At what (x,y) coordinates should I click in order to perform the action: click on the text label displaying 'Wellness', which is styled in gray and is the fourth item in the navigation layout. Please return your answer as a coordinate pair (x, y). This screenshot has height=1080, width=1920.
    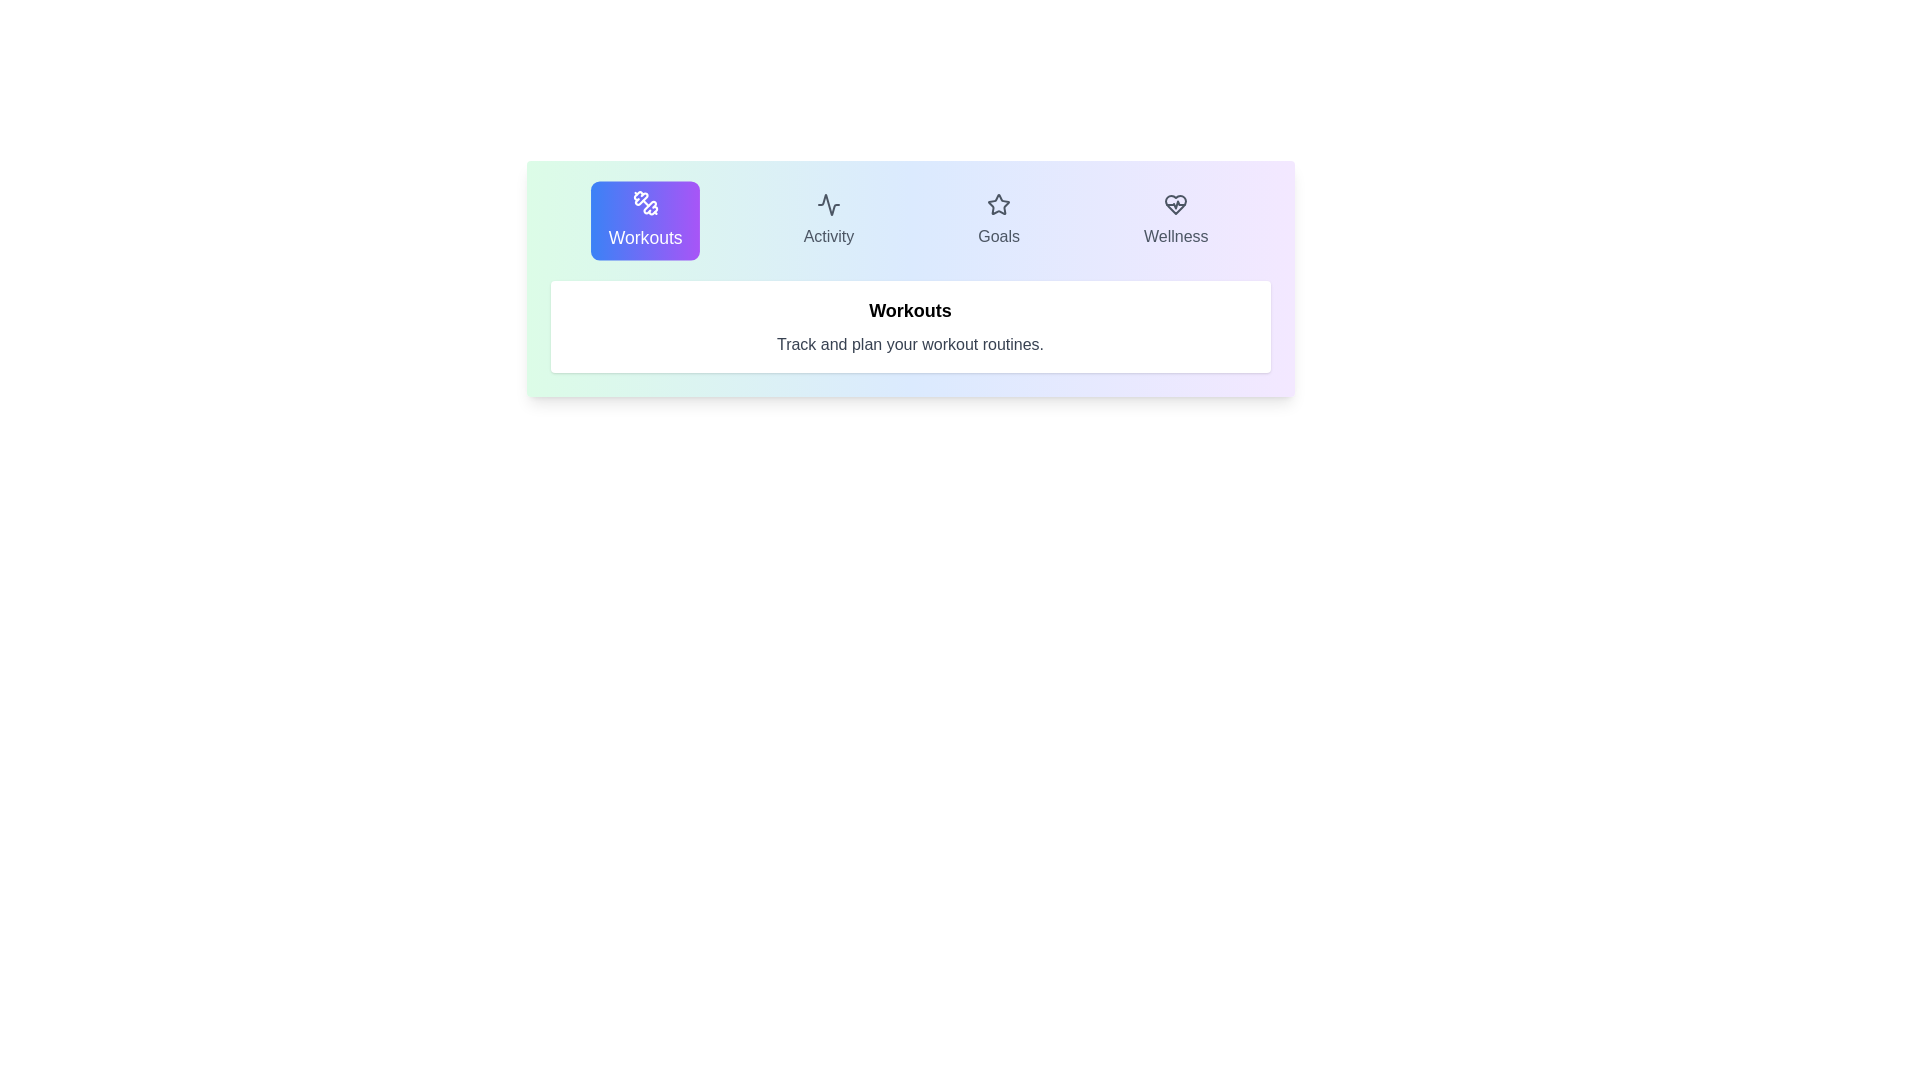
    Looking at the image, I should click on (1176, 235).